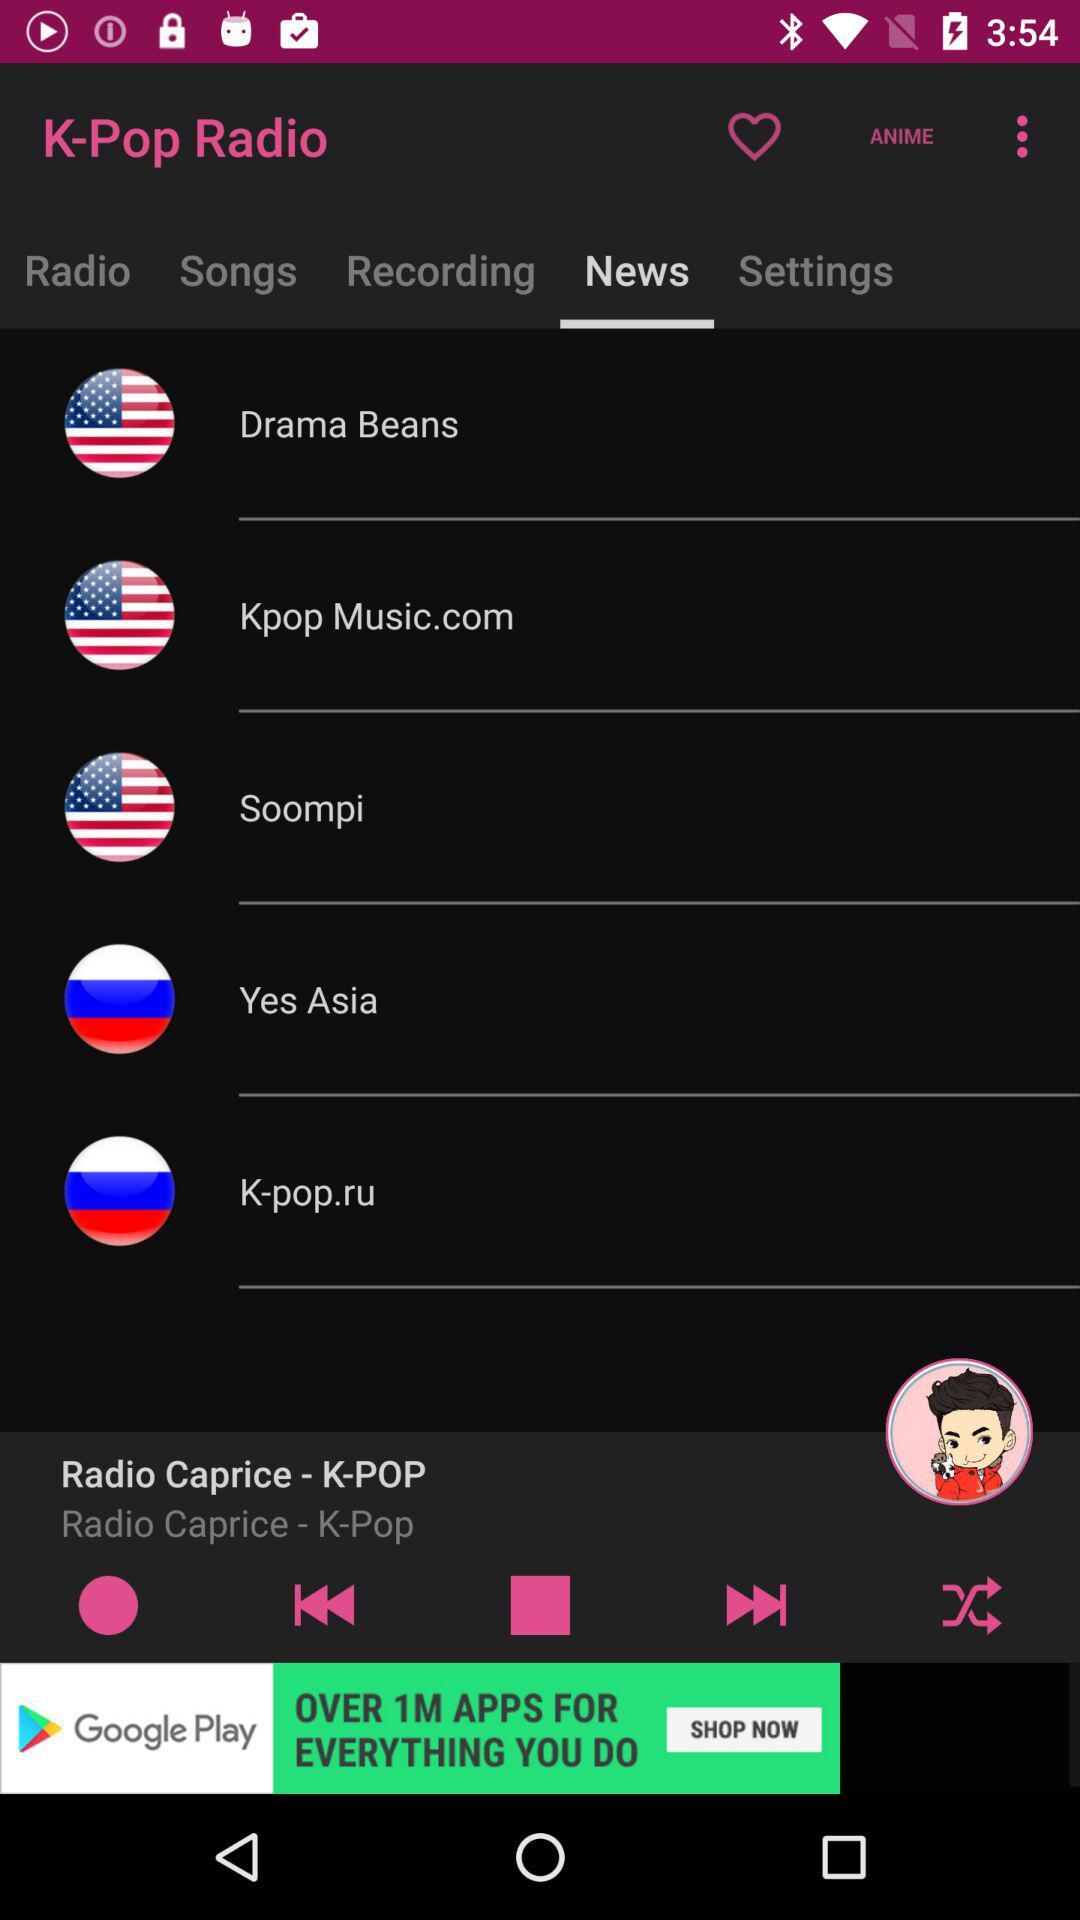 The height and width of the screenshot is (1920, 1080). I want to click on rewind, so click(323, 1604).